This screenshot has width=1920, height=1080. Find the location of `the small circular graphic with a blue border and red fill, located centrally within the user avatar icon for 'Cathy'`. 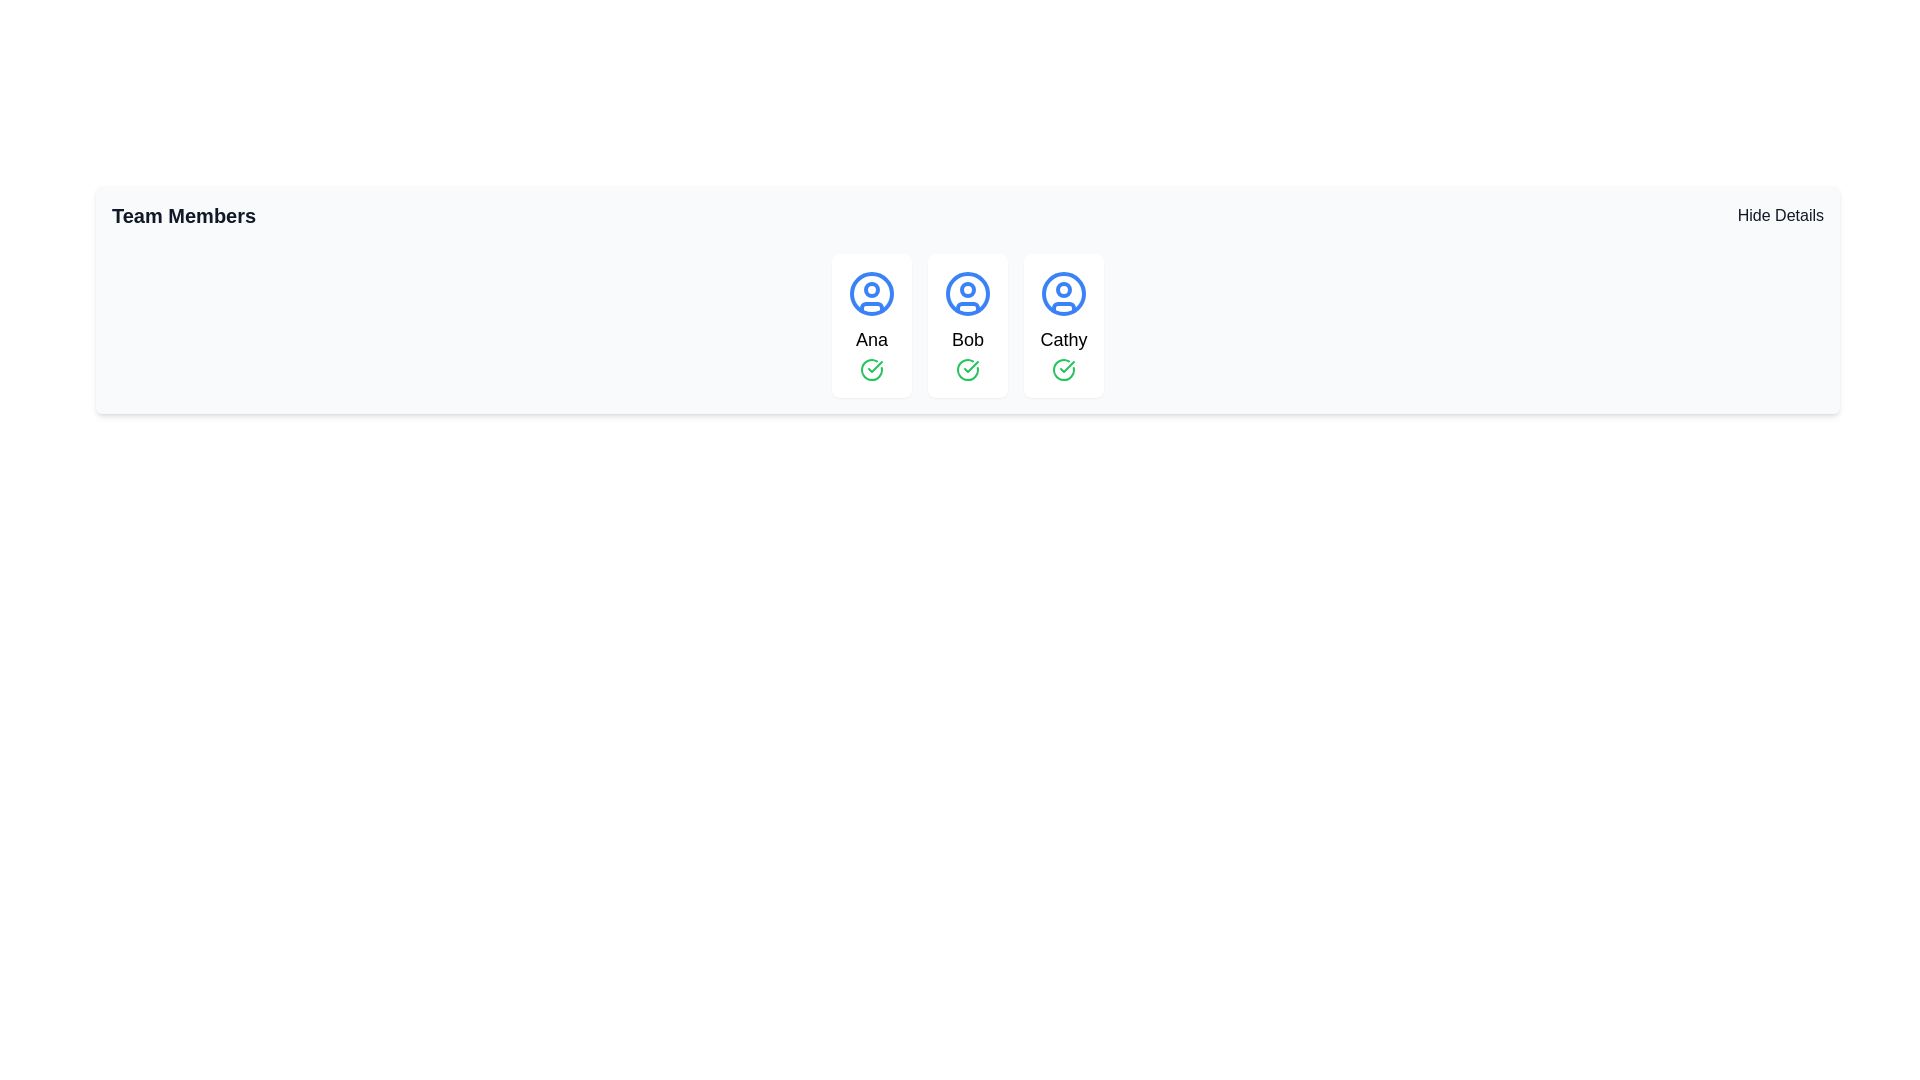

the small circular graphic with a blue border and red fill, located centrally within the user avatar icon for 'Cathy' is located at coordinates (1063, 289).